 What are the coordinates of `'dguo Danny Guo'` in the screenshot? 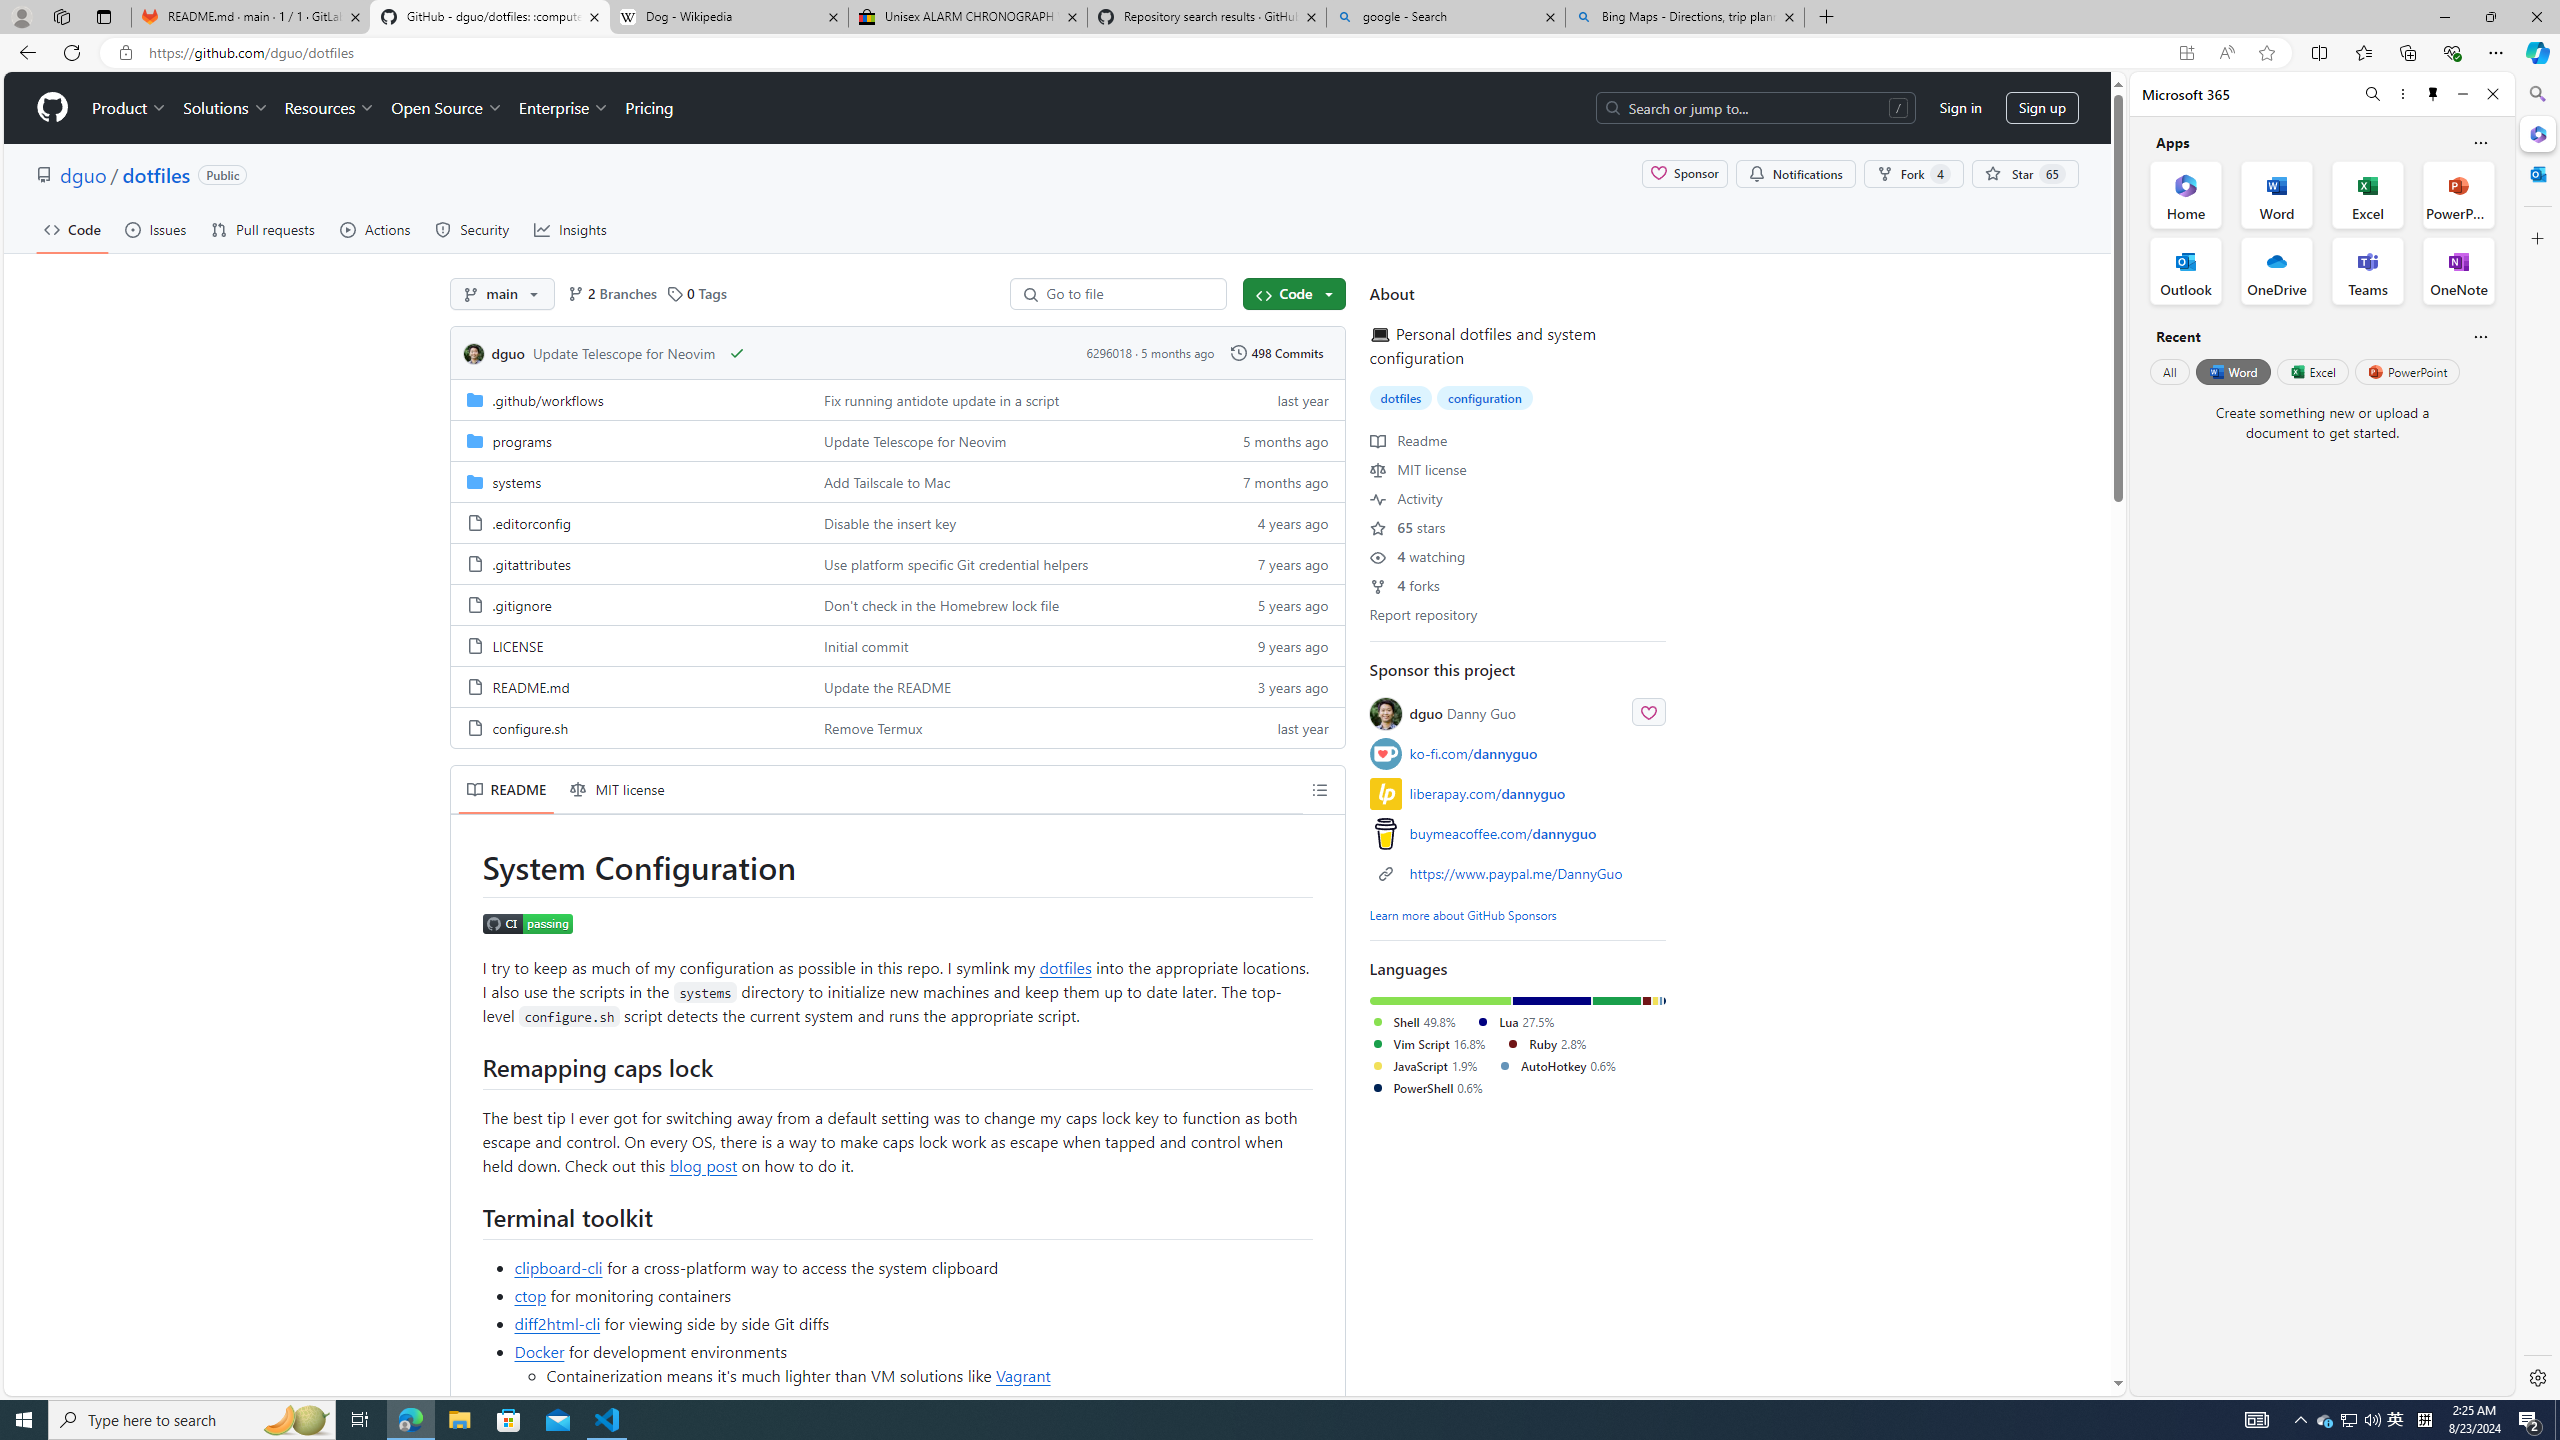 It's located at (1517, 712).